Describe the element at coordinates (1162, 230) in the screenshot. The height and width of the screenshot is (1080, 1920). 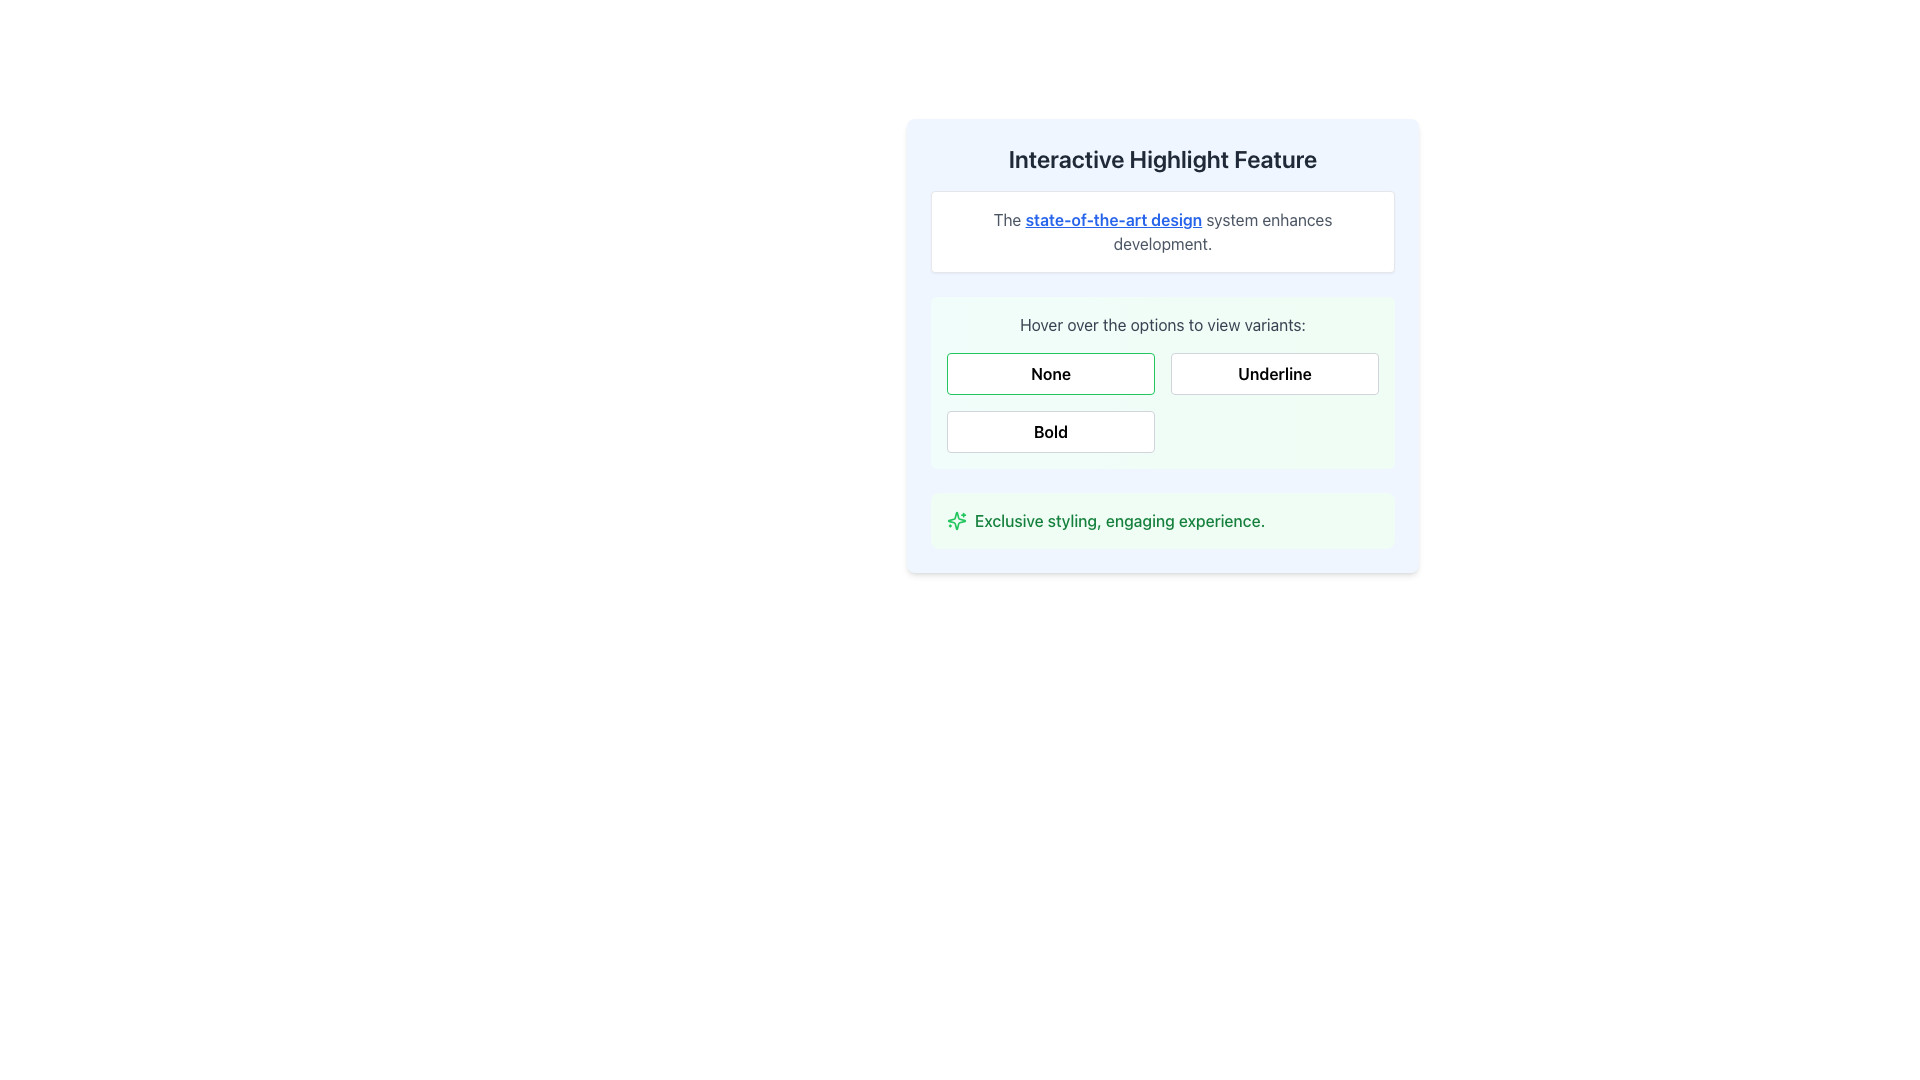
I see `text block displaying: "The state-of-the-art design system enhances development." which is centrally located in the feature description box, above the interactive styling buttons` at that location.